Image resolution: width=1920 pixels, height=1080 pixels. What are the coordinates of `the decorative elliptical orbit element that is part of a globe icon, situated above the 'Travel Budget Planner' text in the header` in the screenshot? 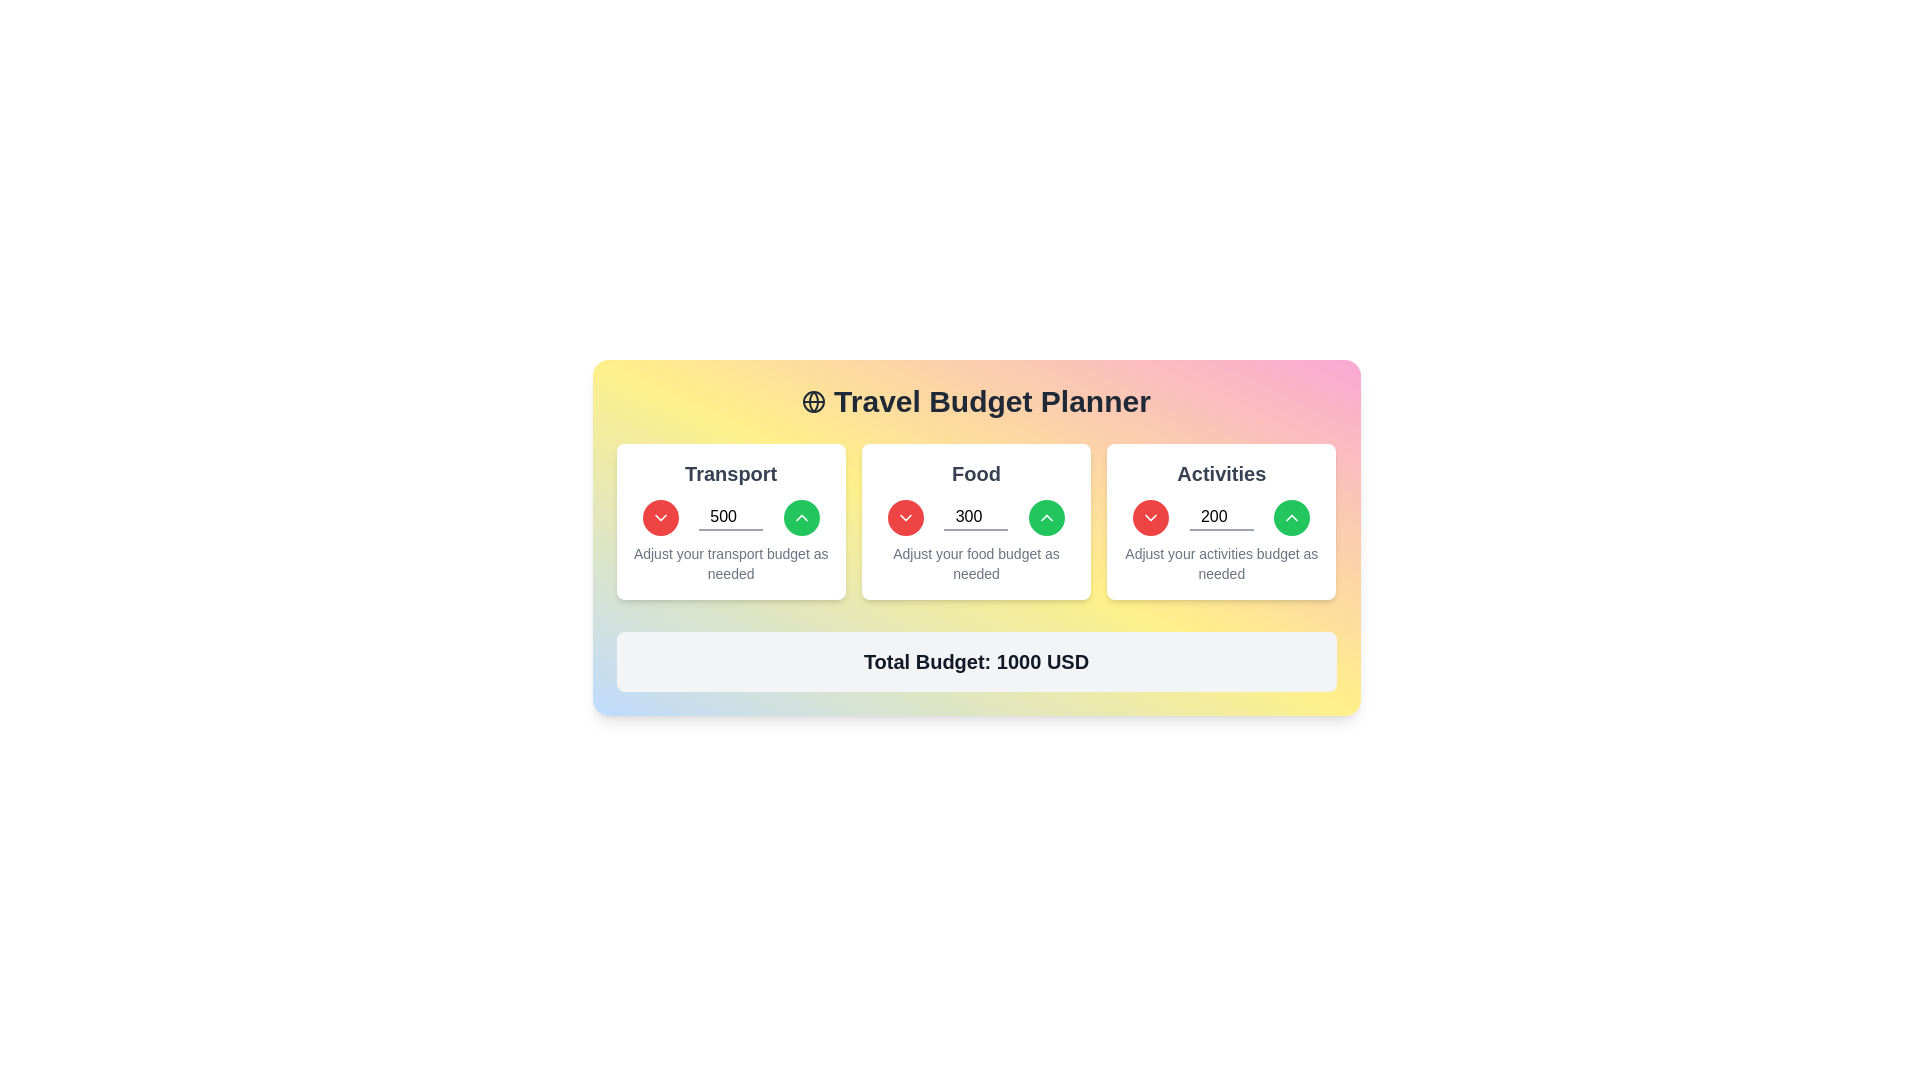 It's located at (814, 401).